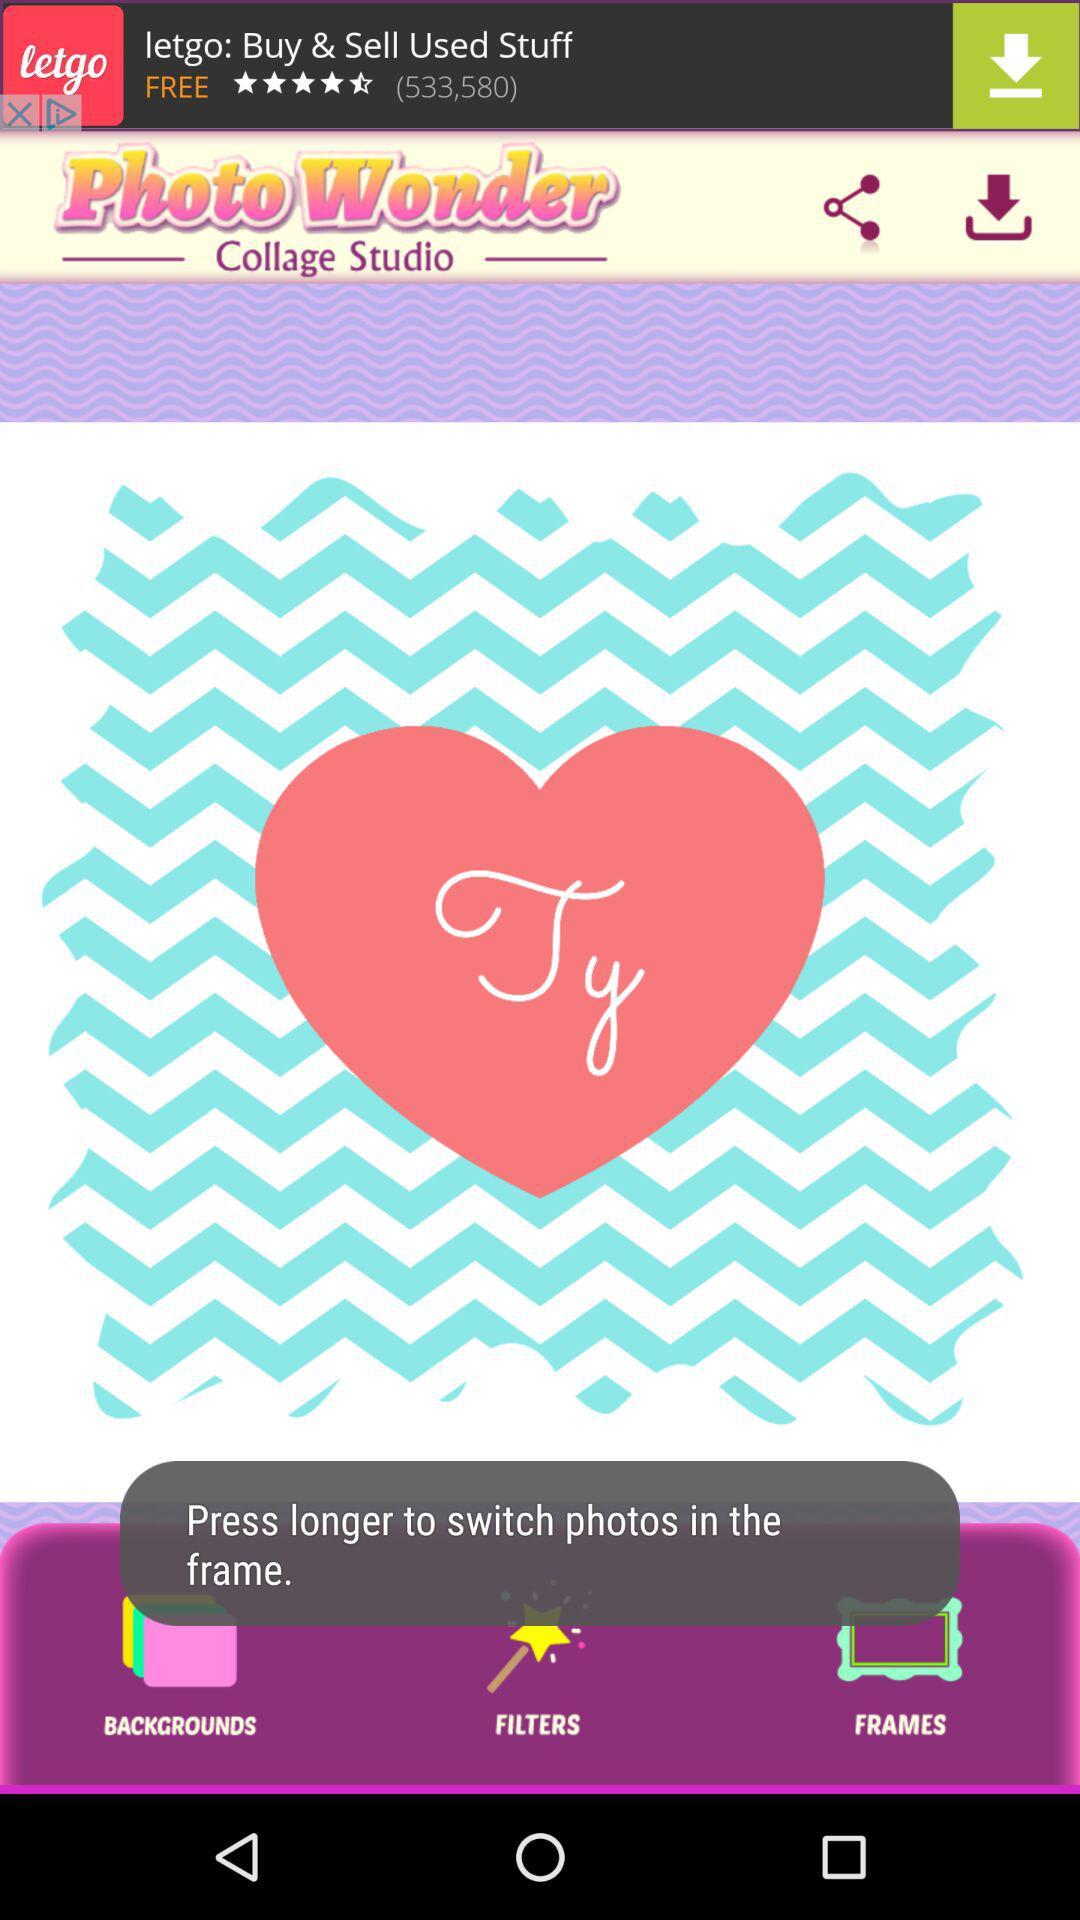  What do you see at coordinates (851, 207) in the screenshot?
I see `share the pic` at bounding box center [851, 207].